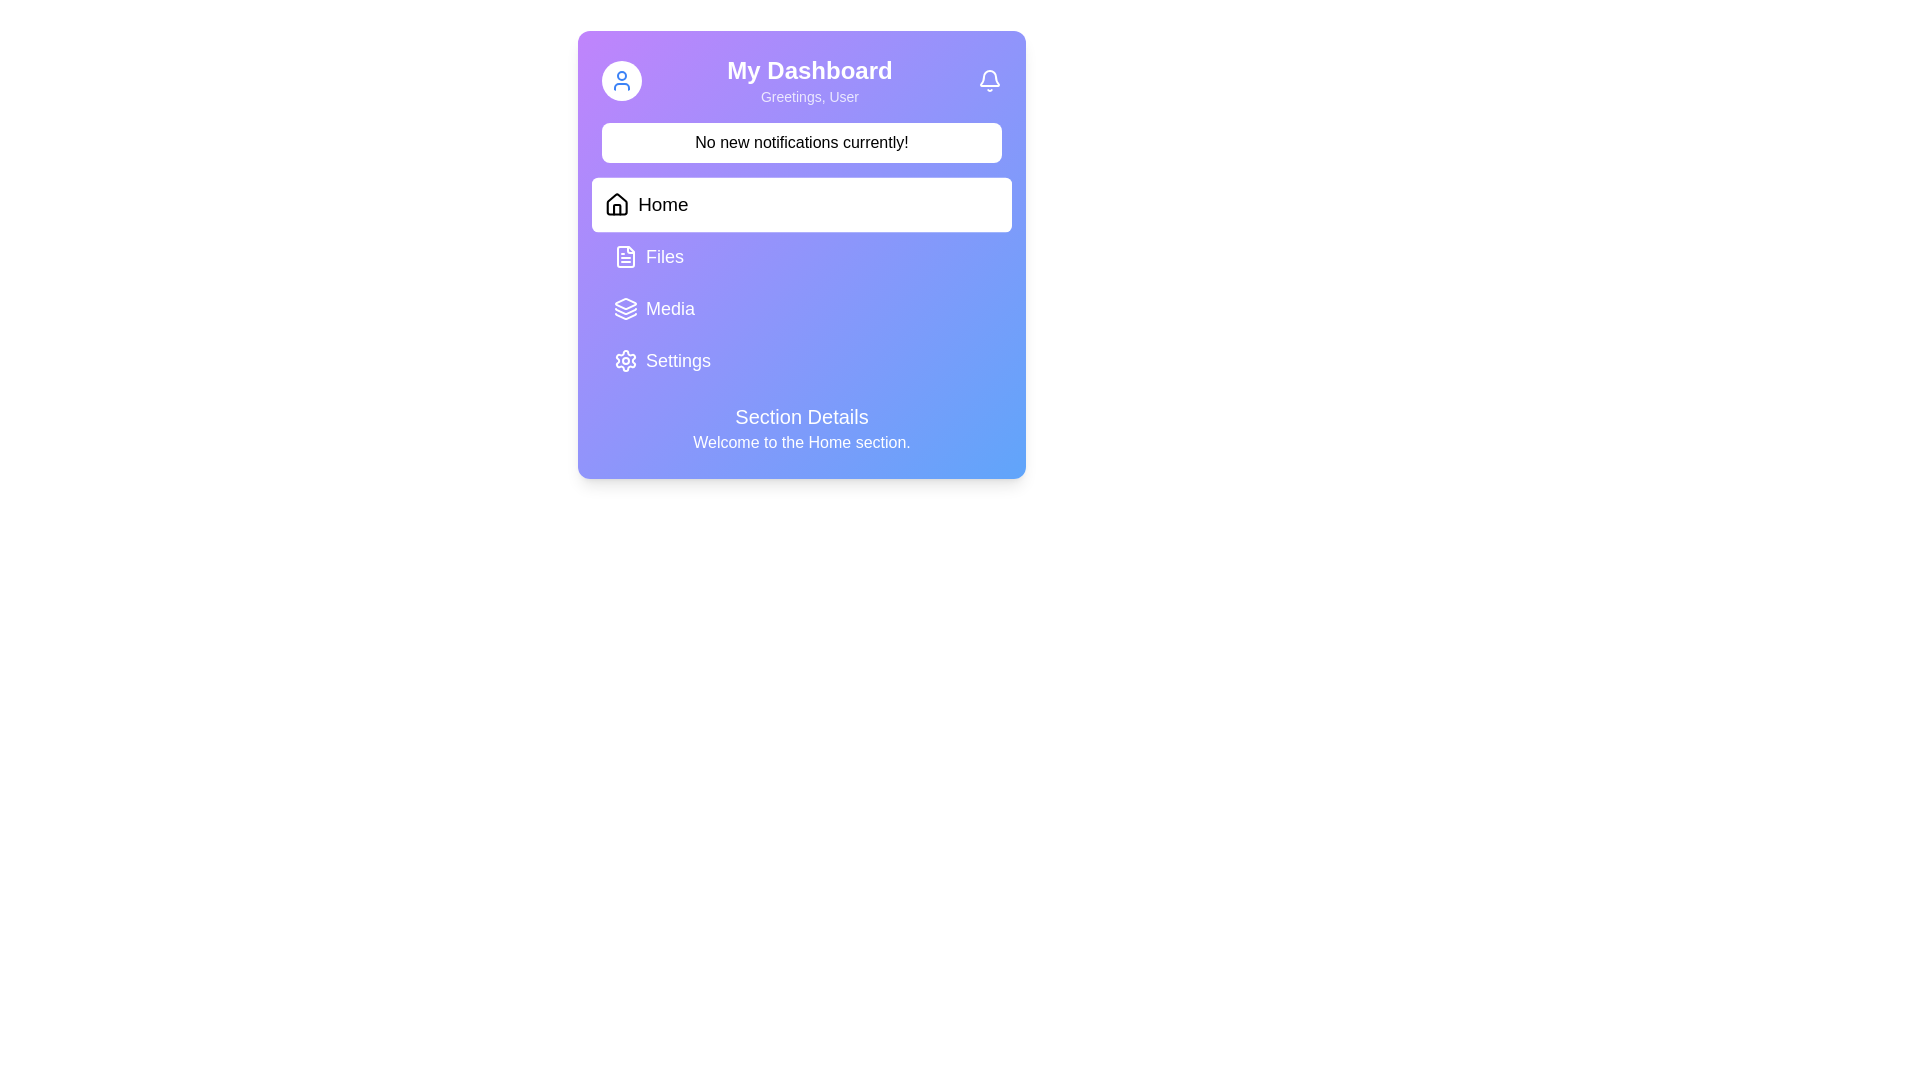 Image resolution: width=1920 pixels, height=1080 pixels. I want to click on the 'Files' text label in the vertical menu, which is the second option beneath 'Home', indicating its purpose for file navigation, so click(665, 256).